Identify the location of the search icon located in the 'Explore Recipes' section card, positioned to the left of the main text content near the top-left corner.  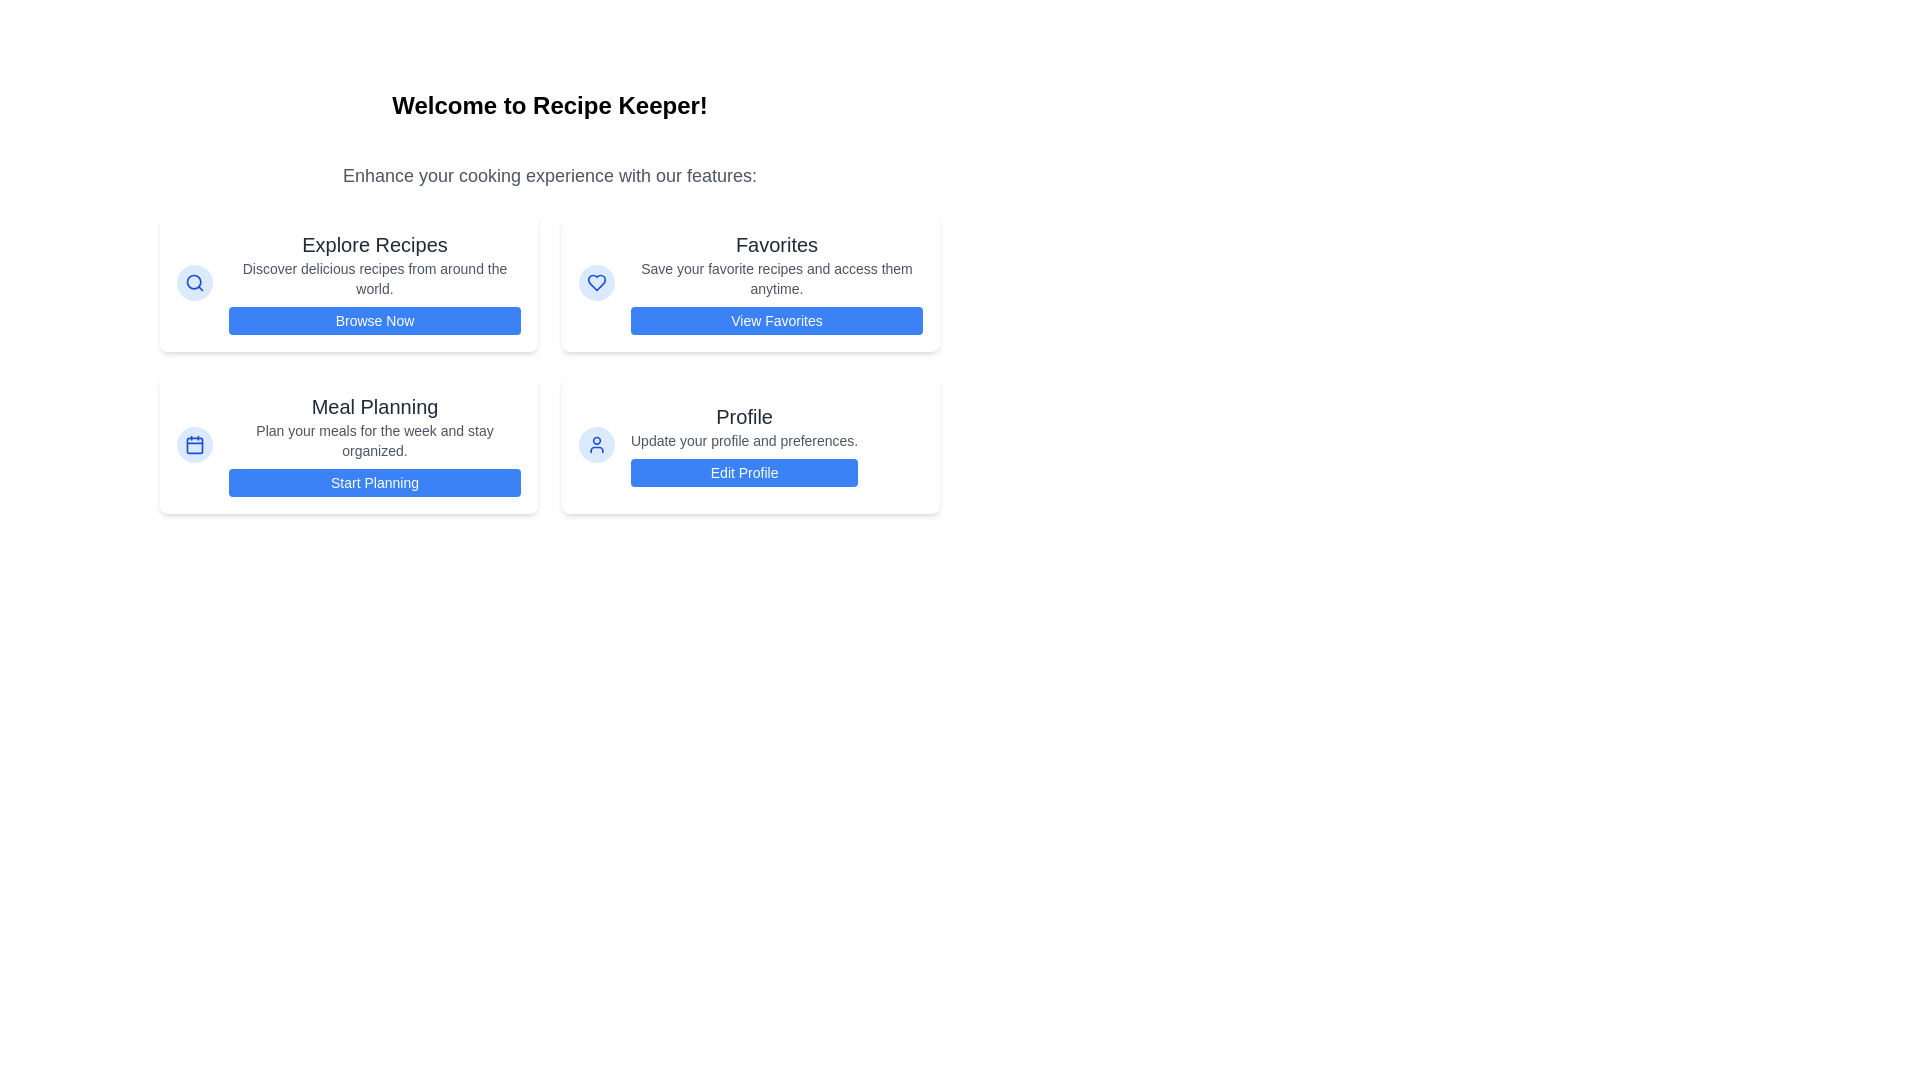
(195, 282).